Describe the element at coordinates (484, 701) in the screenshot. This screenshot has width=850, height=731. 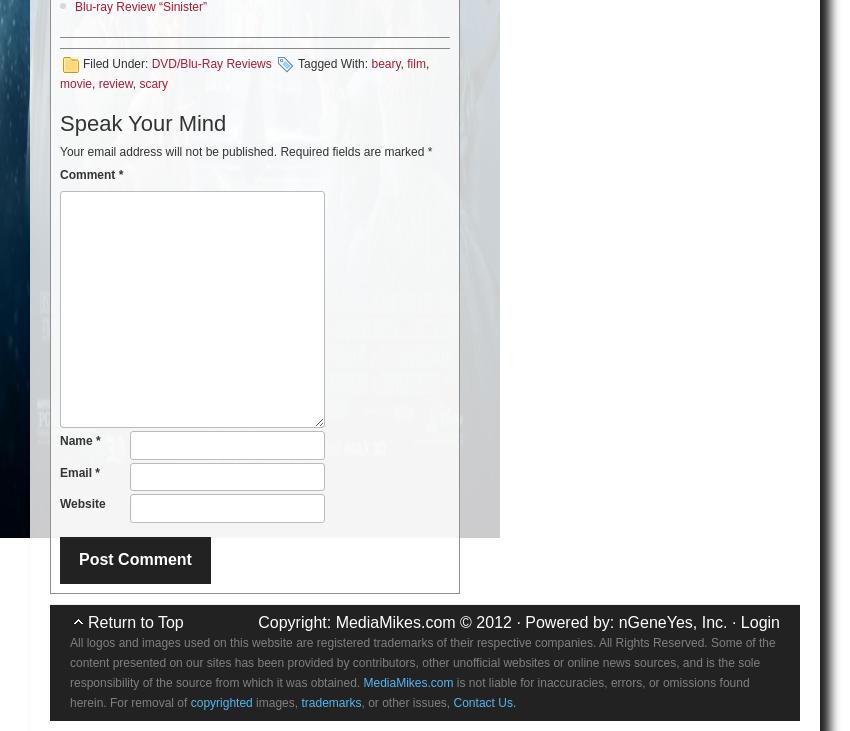
I see `'Contact Us.'` at that location.